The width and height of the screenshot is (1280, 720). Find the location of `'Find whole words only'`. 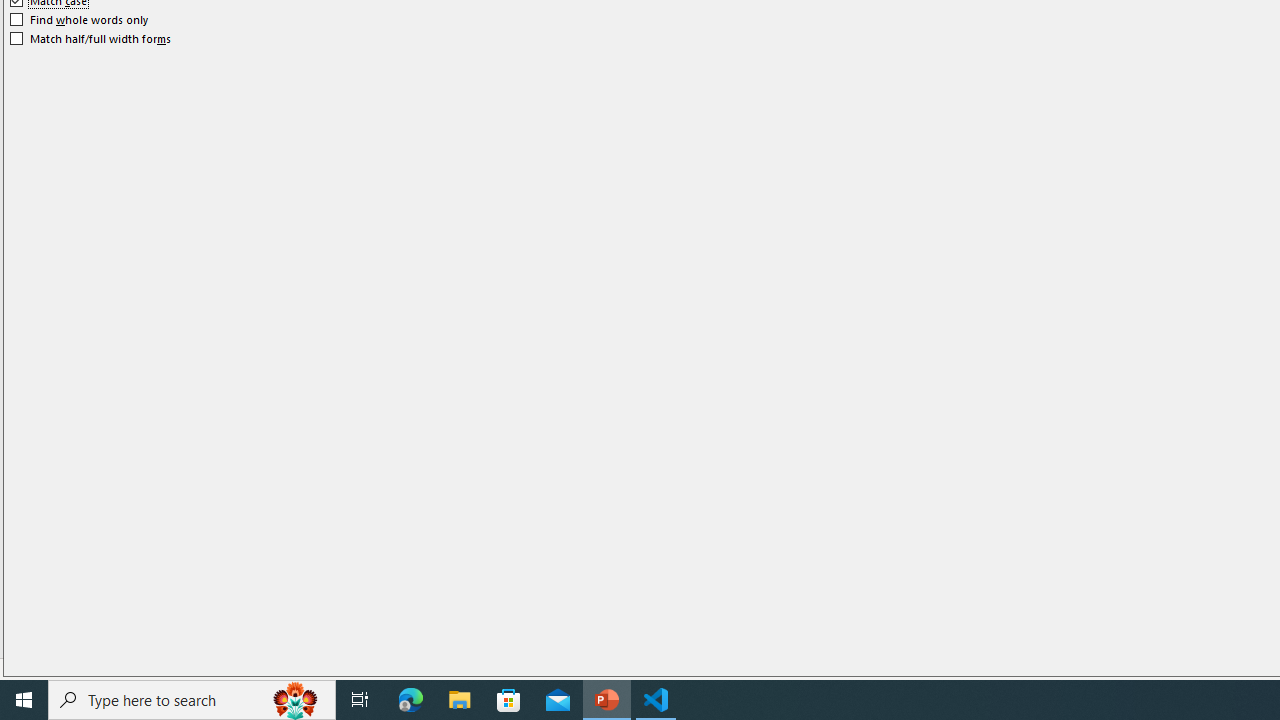

'Find whole words only' is located at coordinates (80, 20).